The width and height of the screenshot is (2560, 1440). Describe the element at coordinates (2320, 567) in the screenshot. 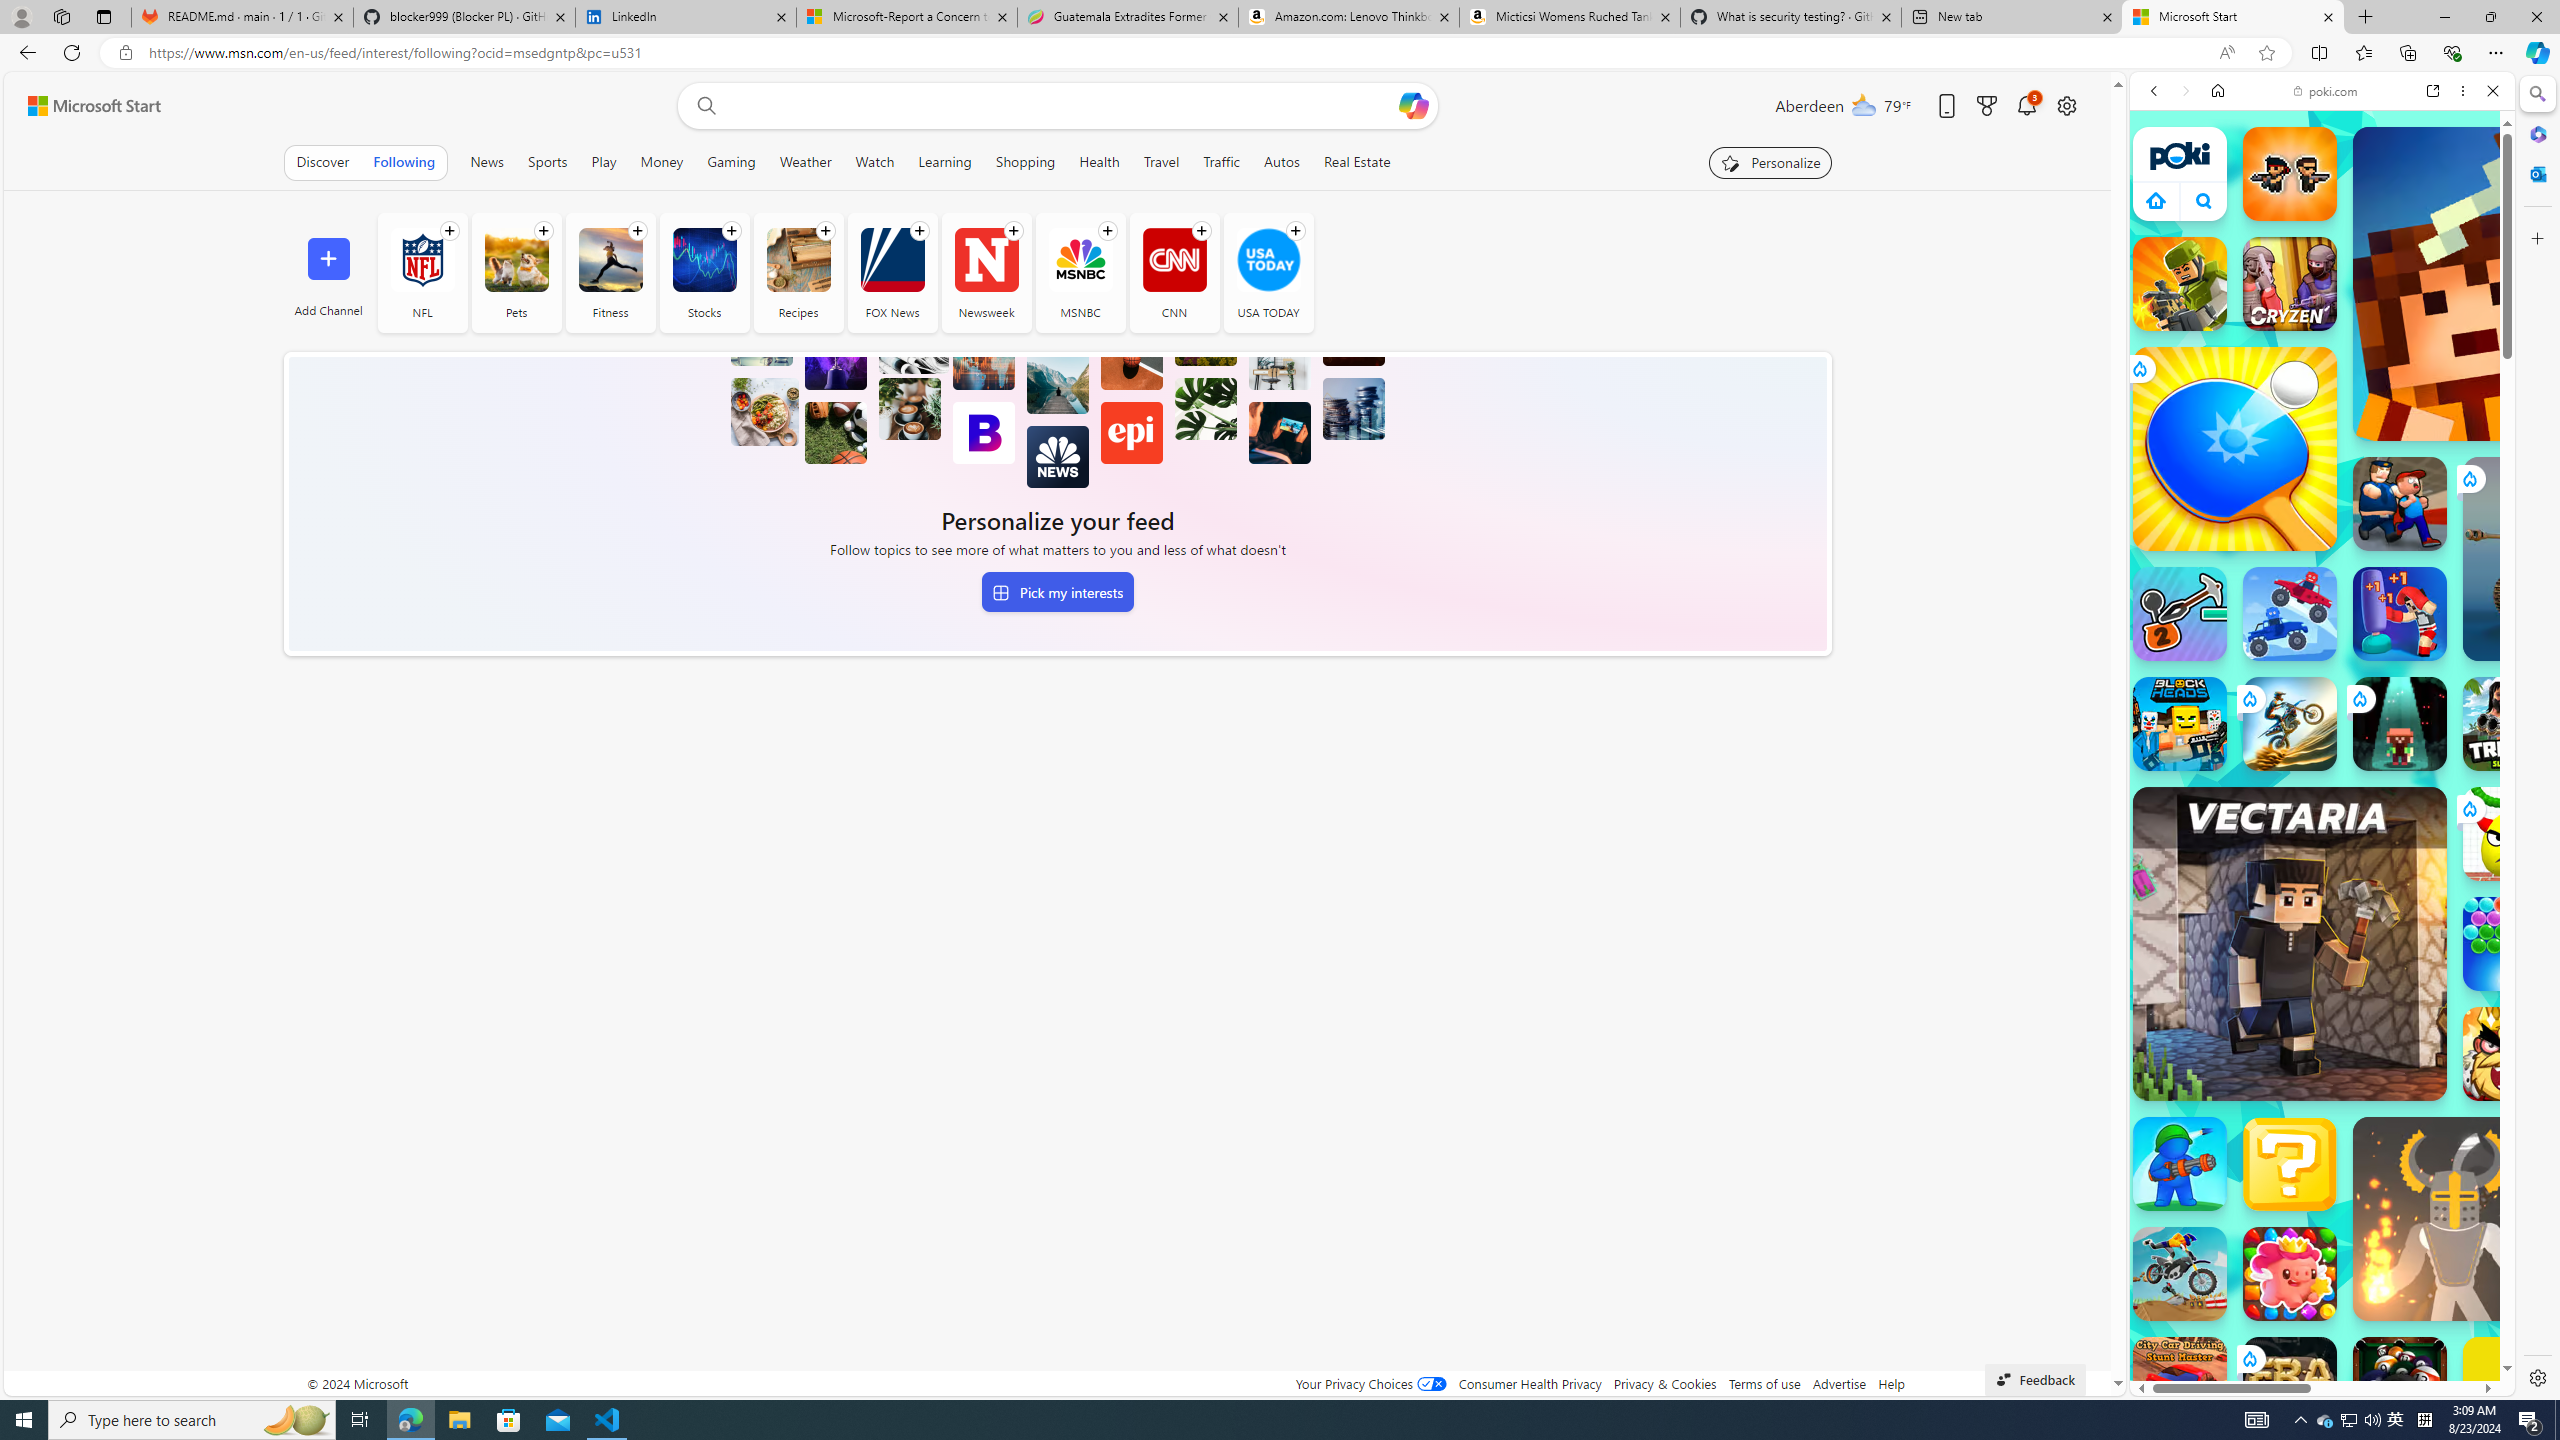

I see `'Two Player Games'` at that location.